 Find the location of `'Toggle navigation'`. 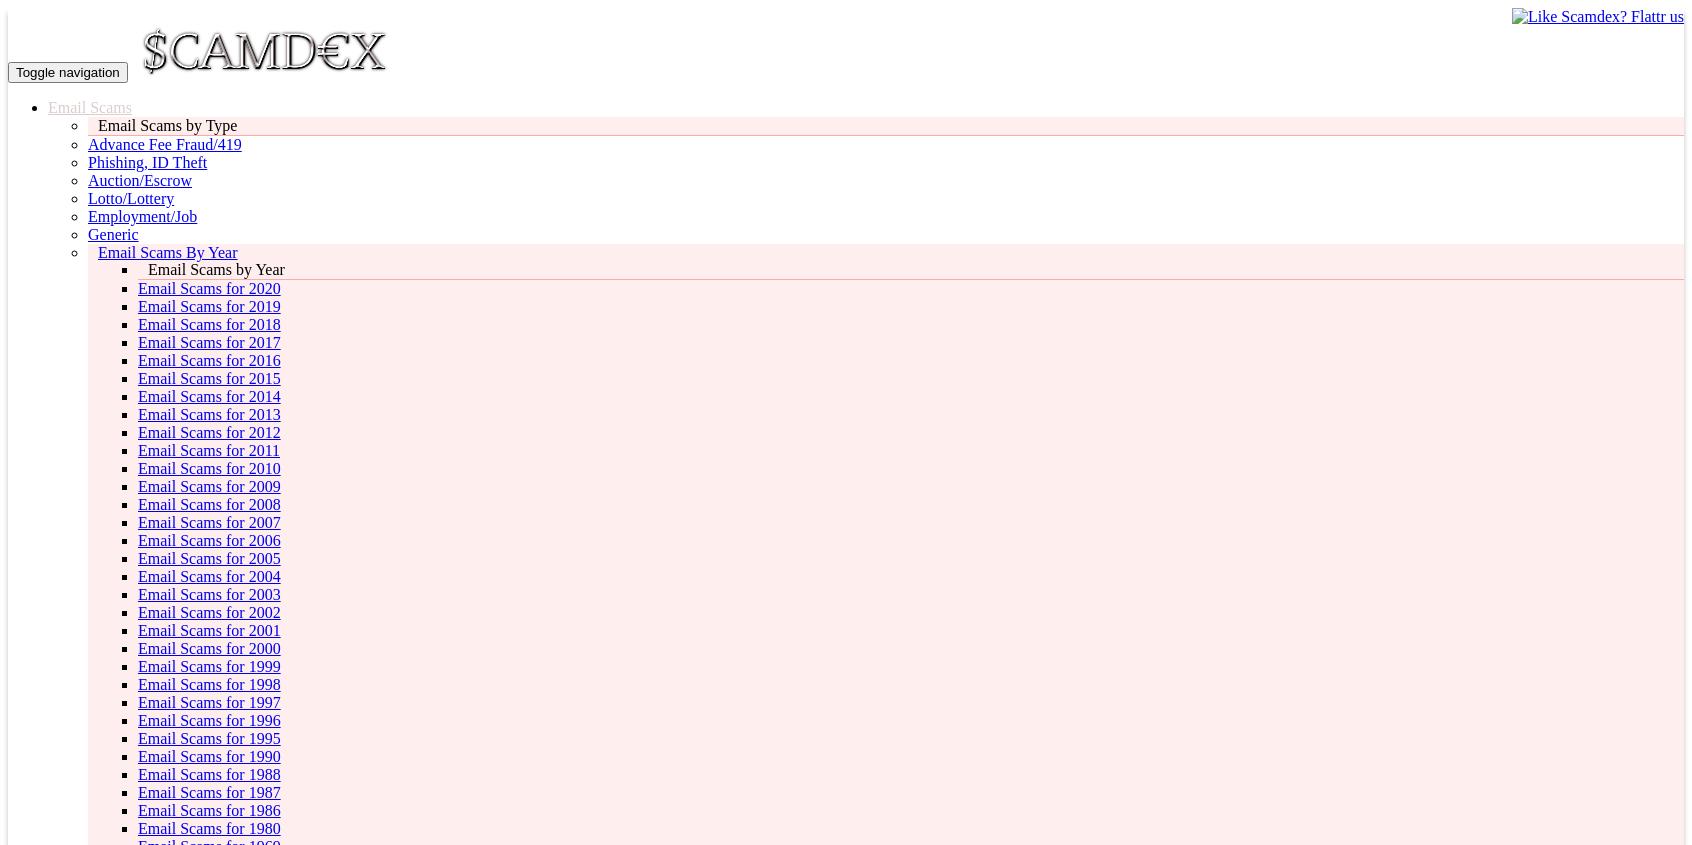

'Toggle navigation' is located at coordinates (66, 71).